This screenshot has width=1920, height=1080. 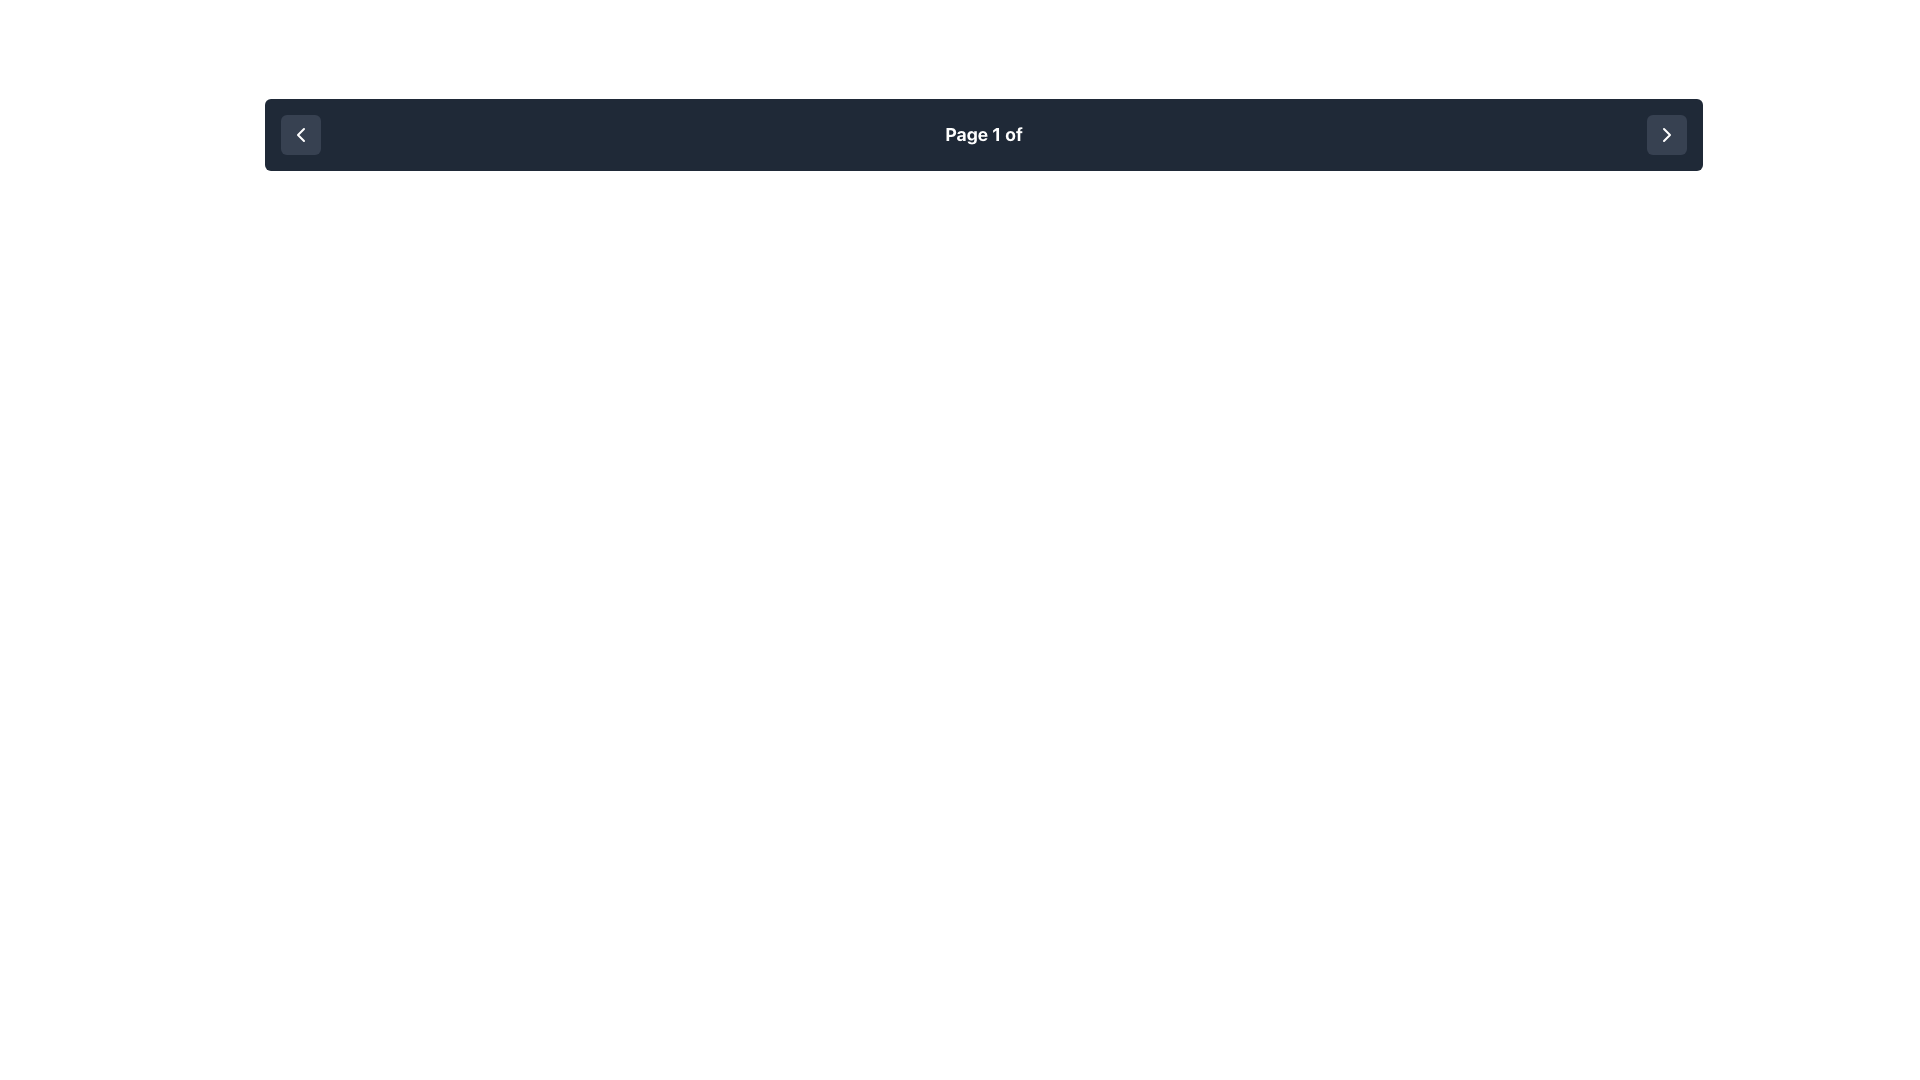 I want to click on the chevron left aligned icon located at the center of the button on the far-left side of the top bar, so click(x=300, y=135).